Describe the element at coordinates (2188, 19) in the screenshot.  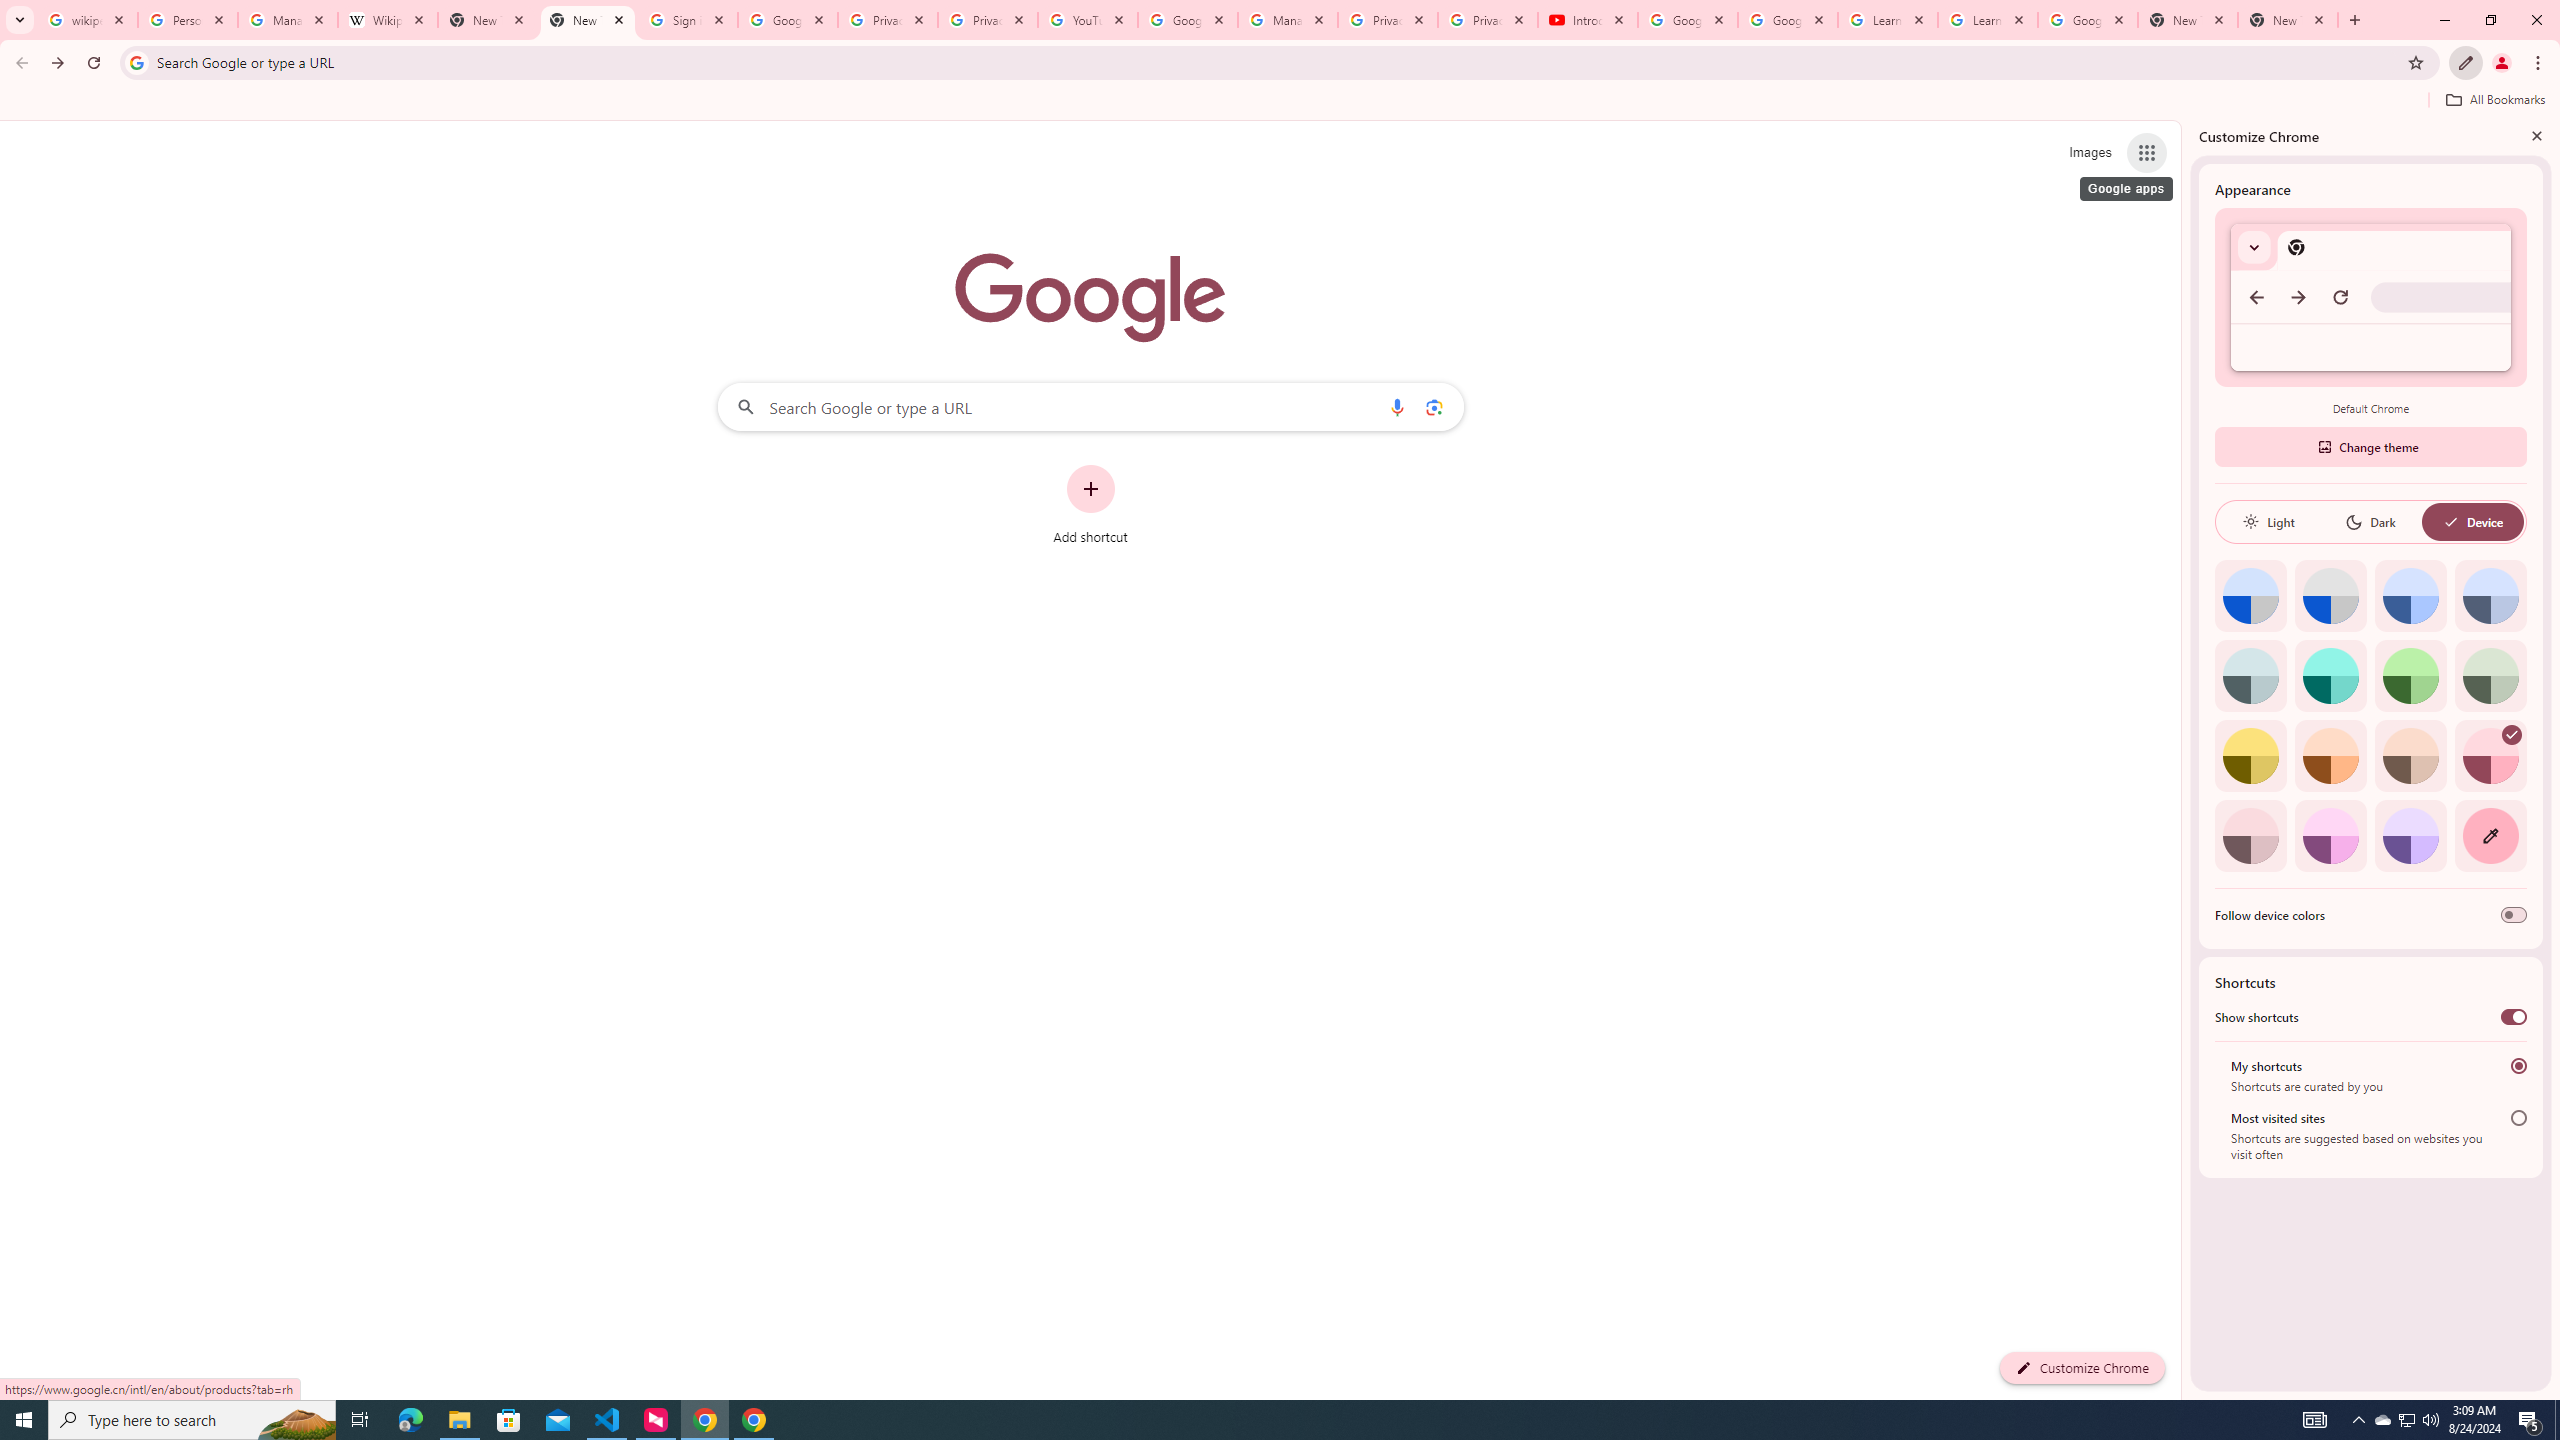
I see `'New Tab'` at that location.